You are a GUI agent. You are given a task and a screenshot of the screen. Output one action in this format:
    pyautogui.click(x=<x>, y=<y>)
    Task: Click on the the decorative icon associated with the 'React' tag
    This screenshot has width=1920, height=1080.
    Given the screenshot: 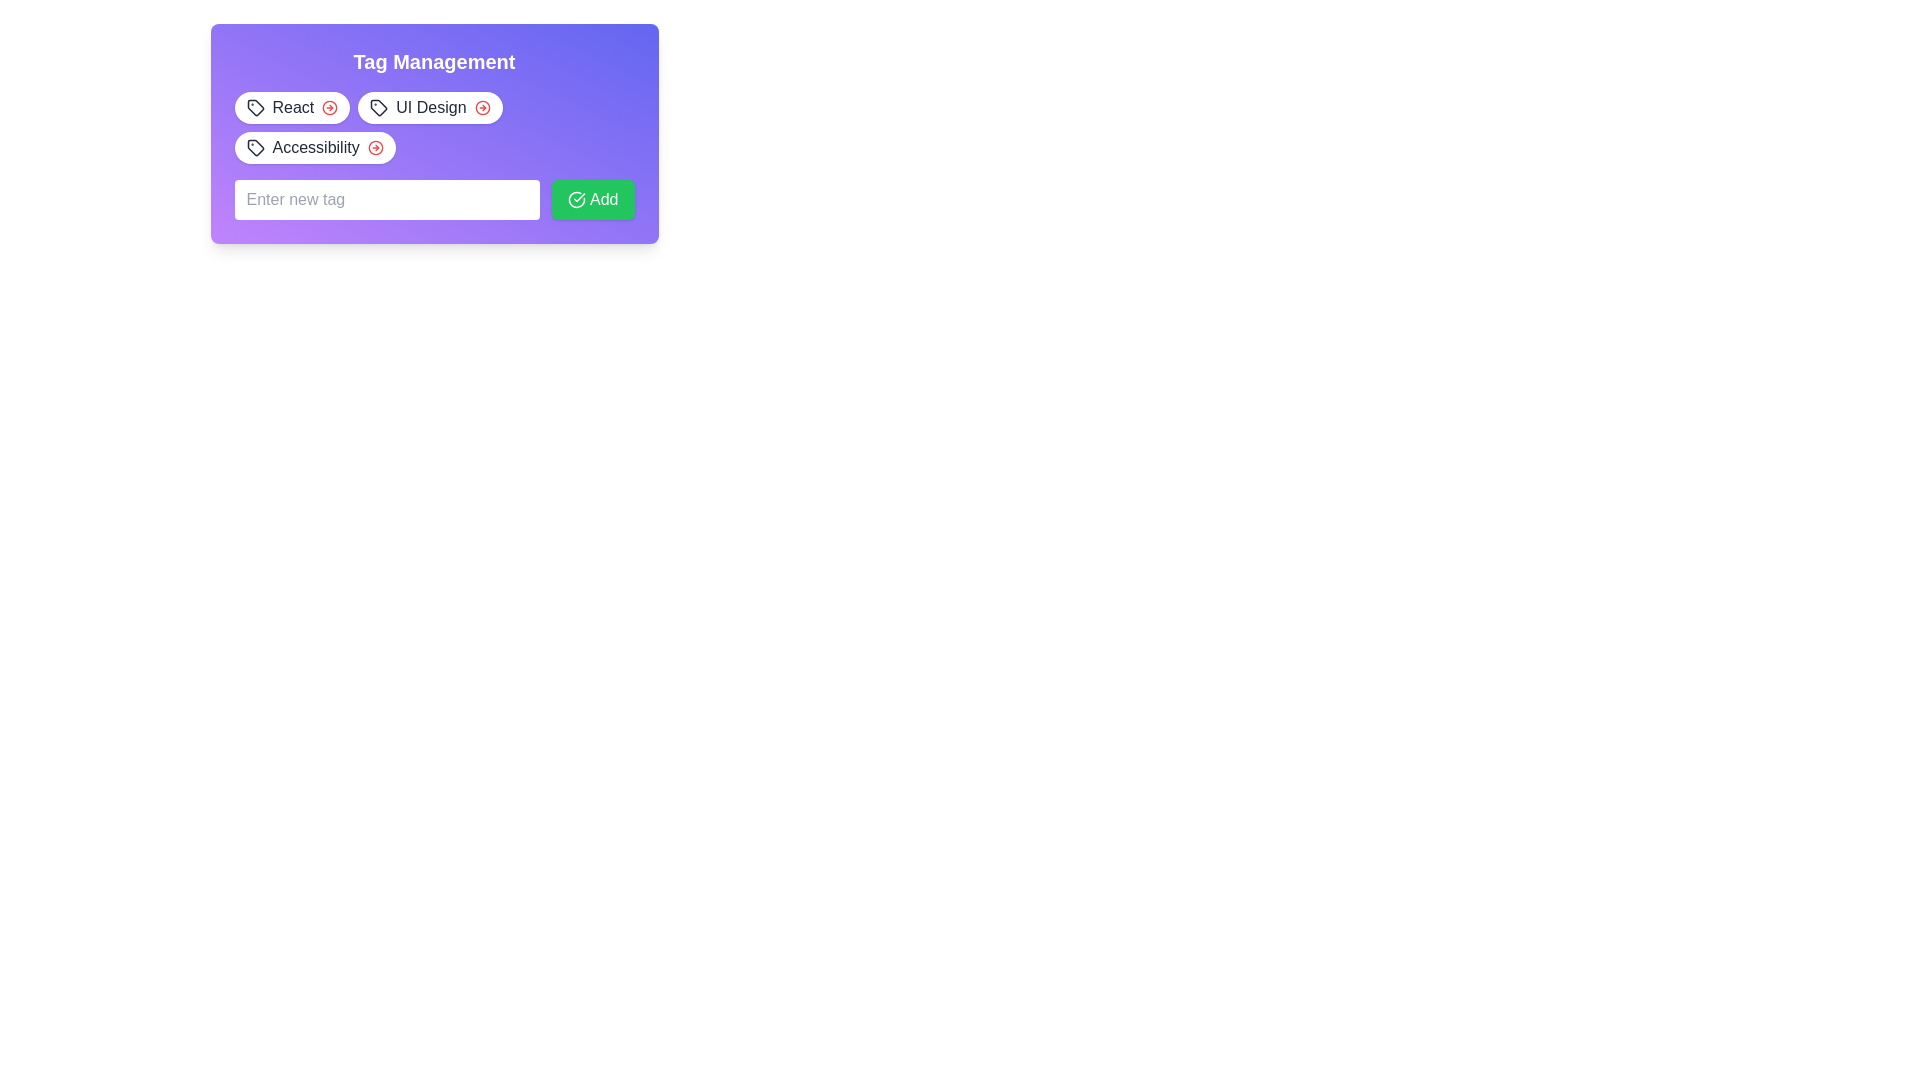 What is the action you would take?
    pyautogui.click(x=254, y=108)
    